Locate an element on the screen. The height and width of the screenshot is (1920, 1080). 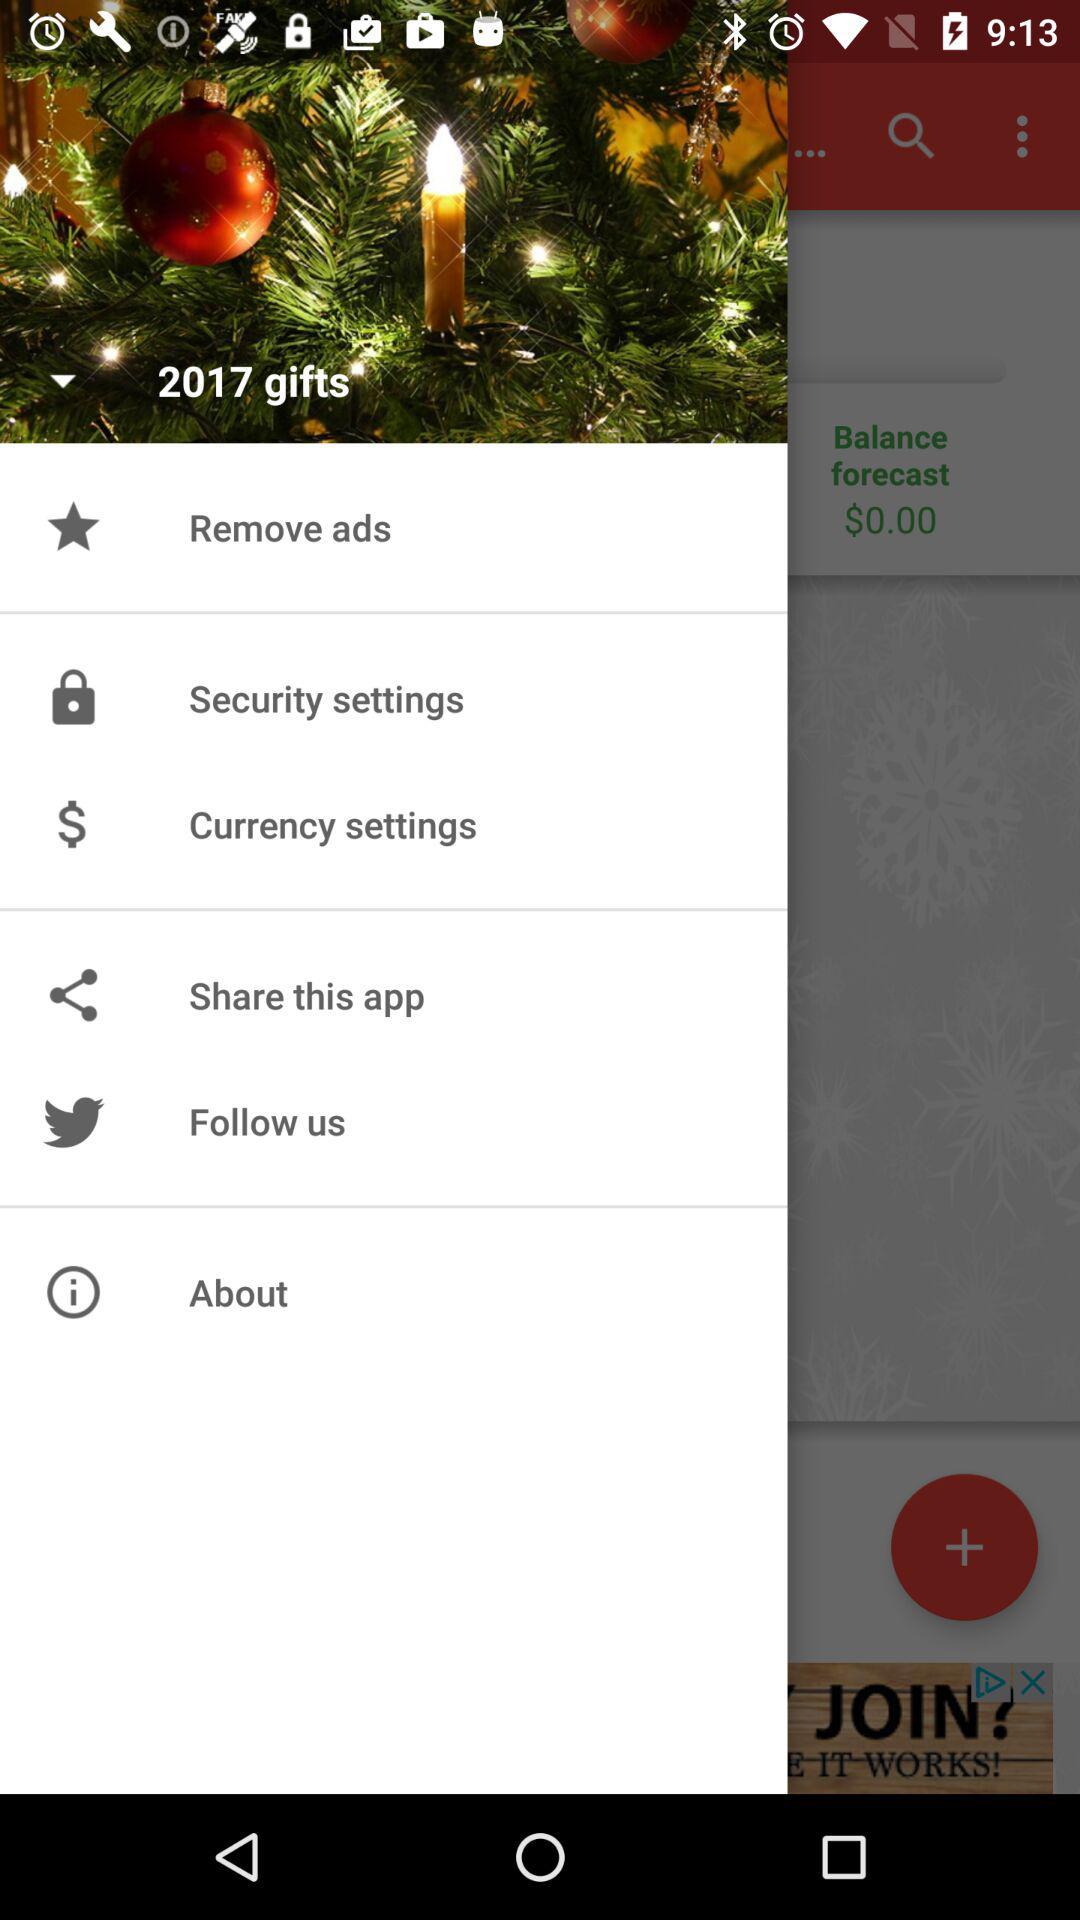
the add icon is located at coordinates (963, 1546).